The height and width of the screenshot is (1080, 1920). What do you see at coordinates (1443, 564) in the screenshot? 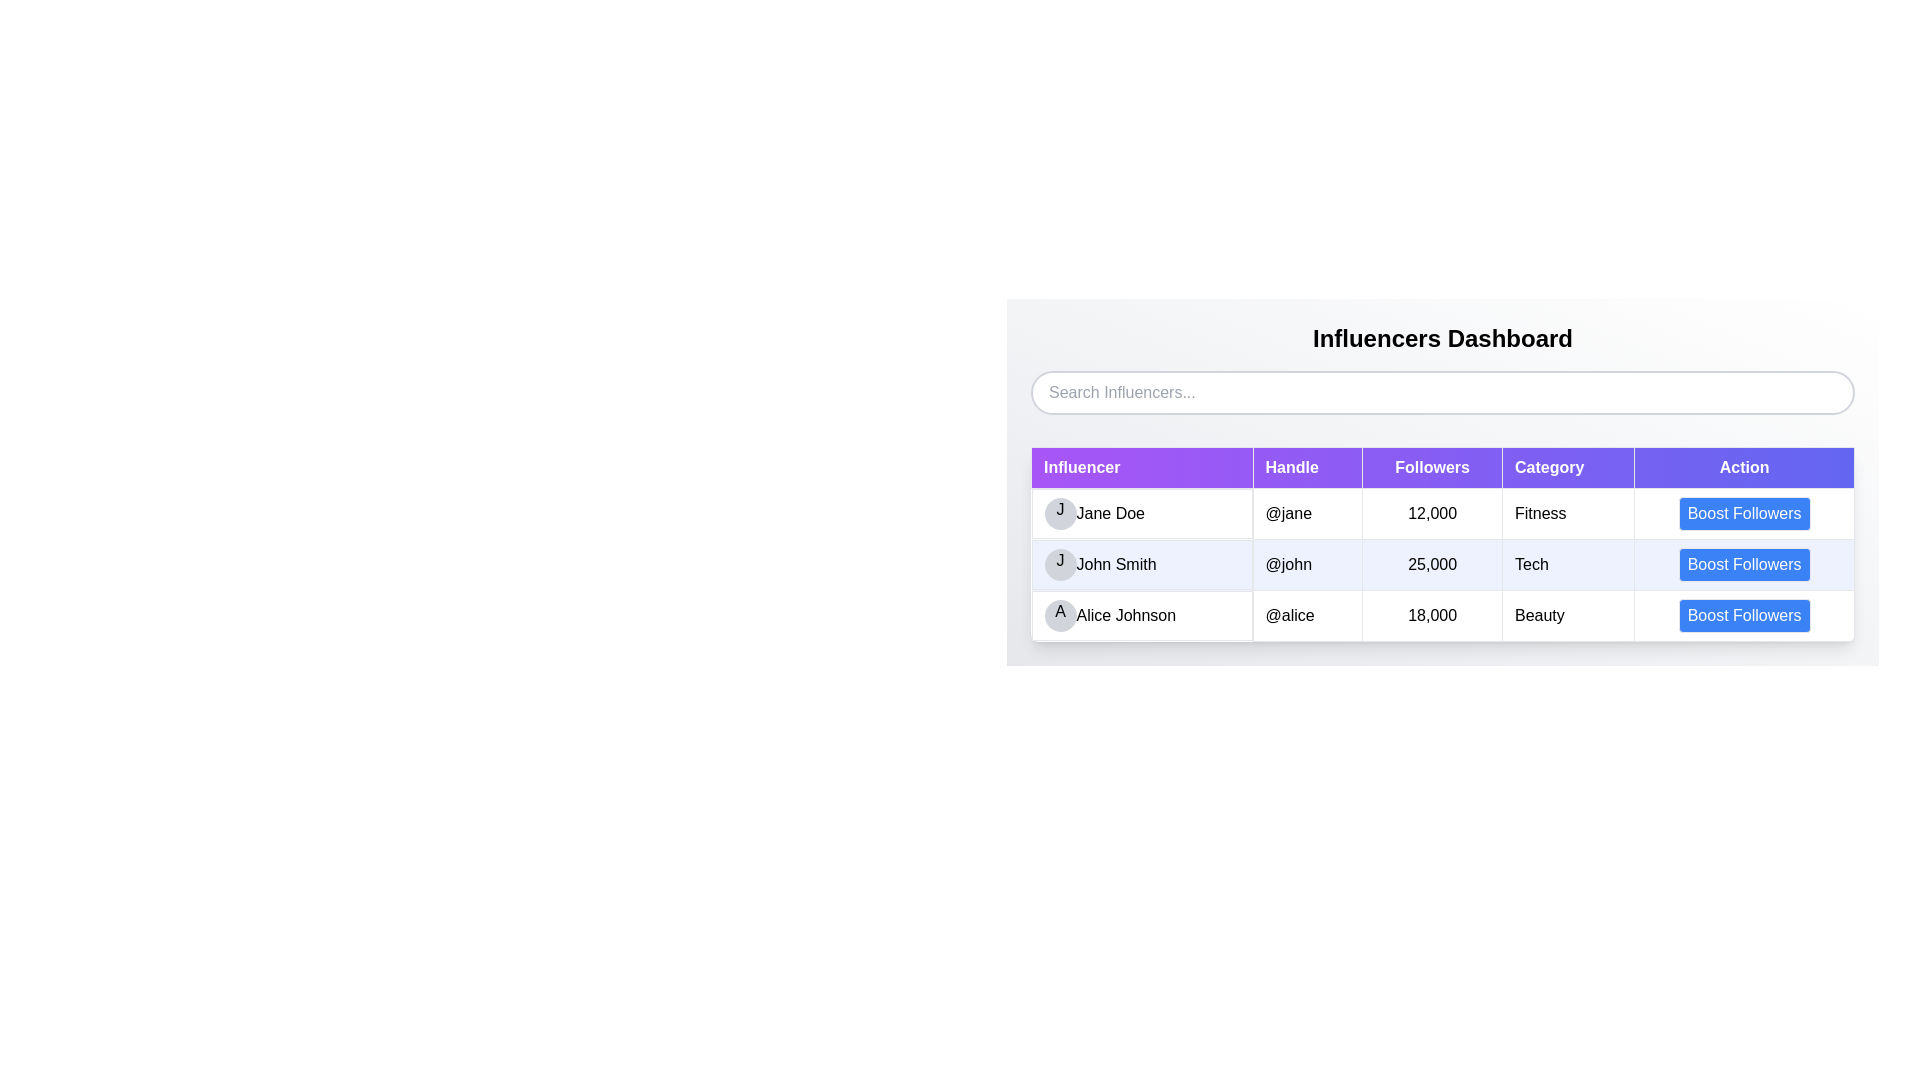
I see `the second row of the tabular data that displays information about the influencer 'John Smith'` at bounding box center [1443, 564].